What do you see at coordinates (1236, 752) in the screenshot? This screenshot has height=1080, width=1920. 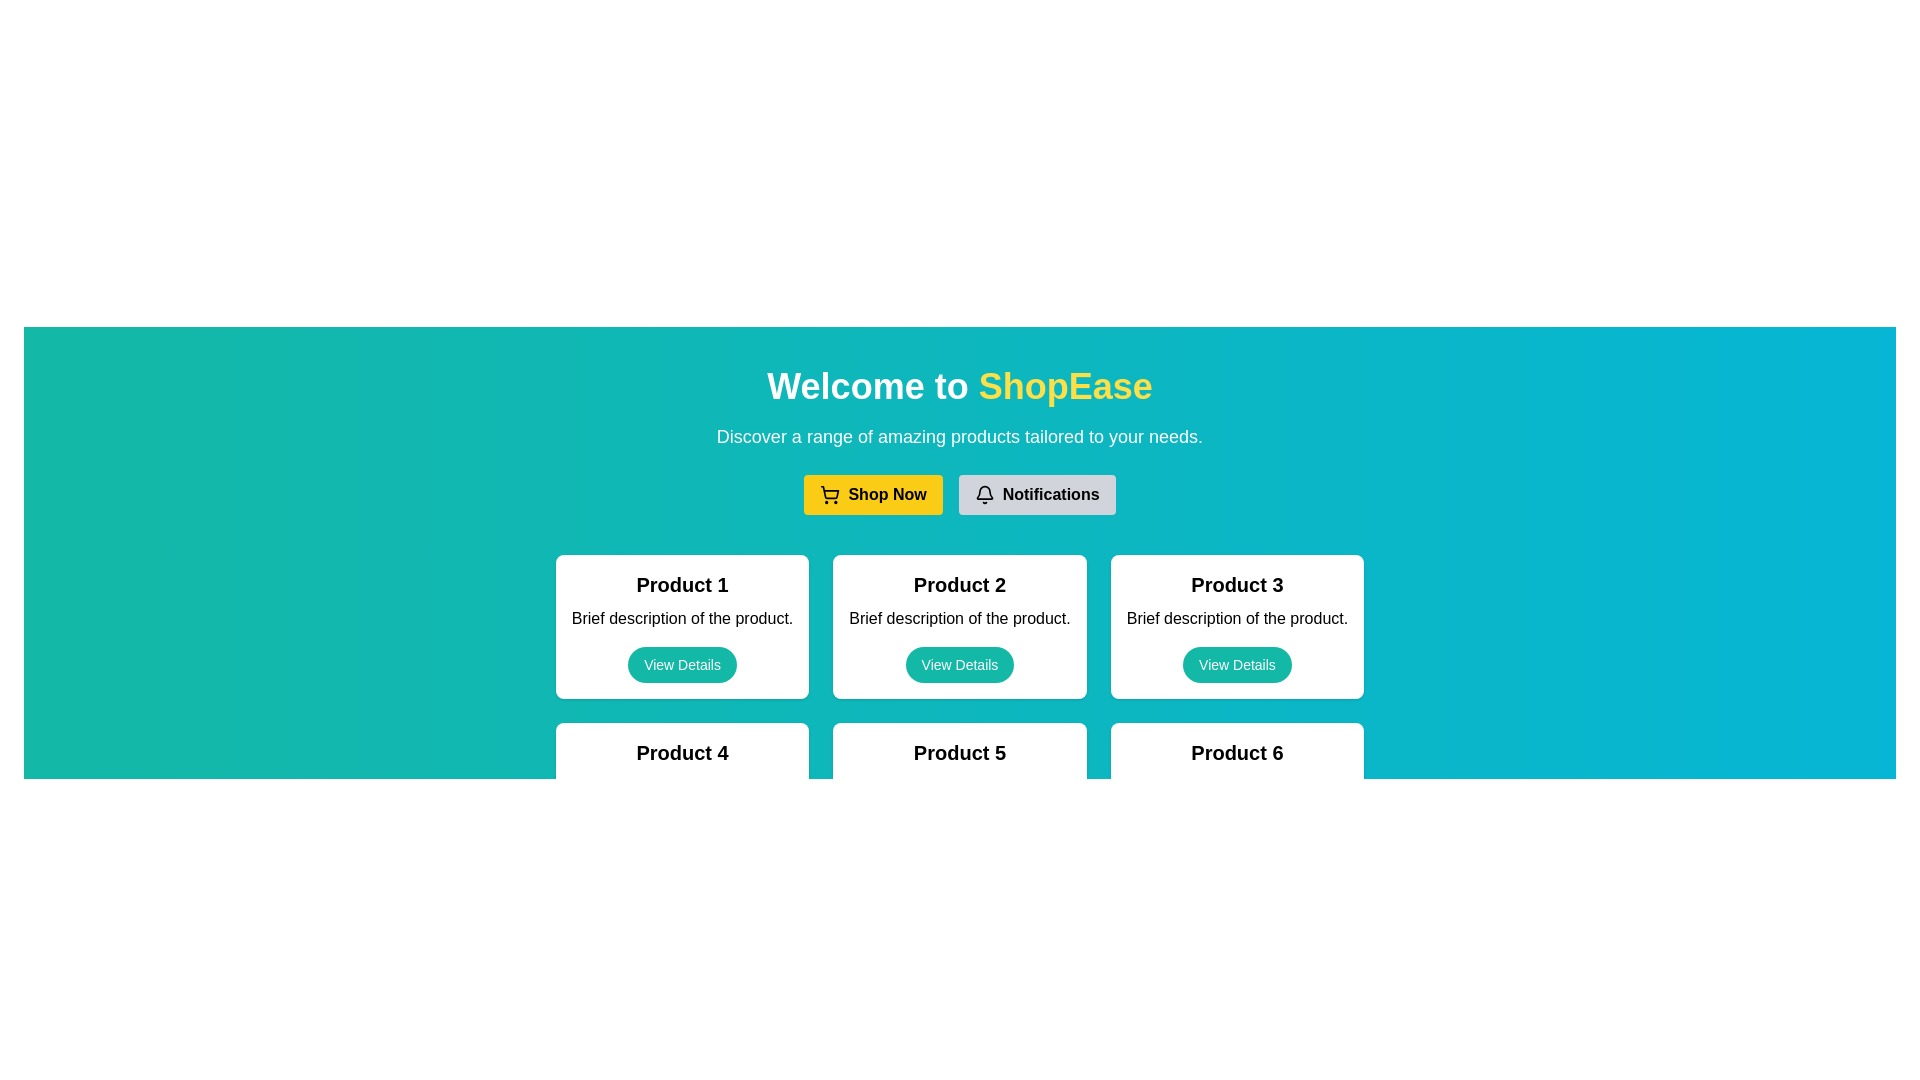 I see `the text label 'Product 6' which is prominently displayed in a bold, large font at the top of the sixth product card` at bounding box center [1236, 752].